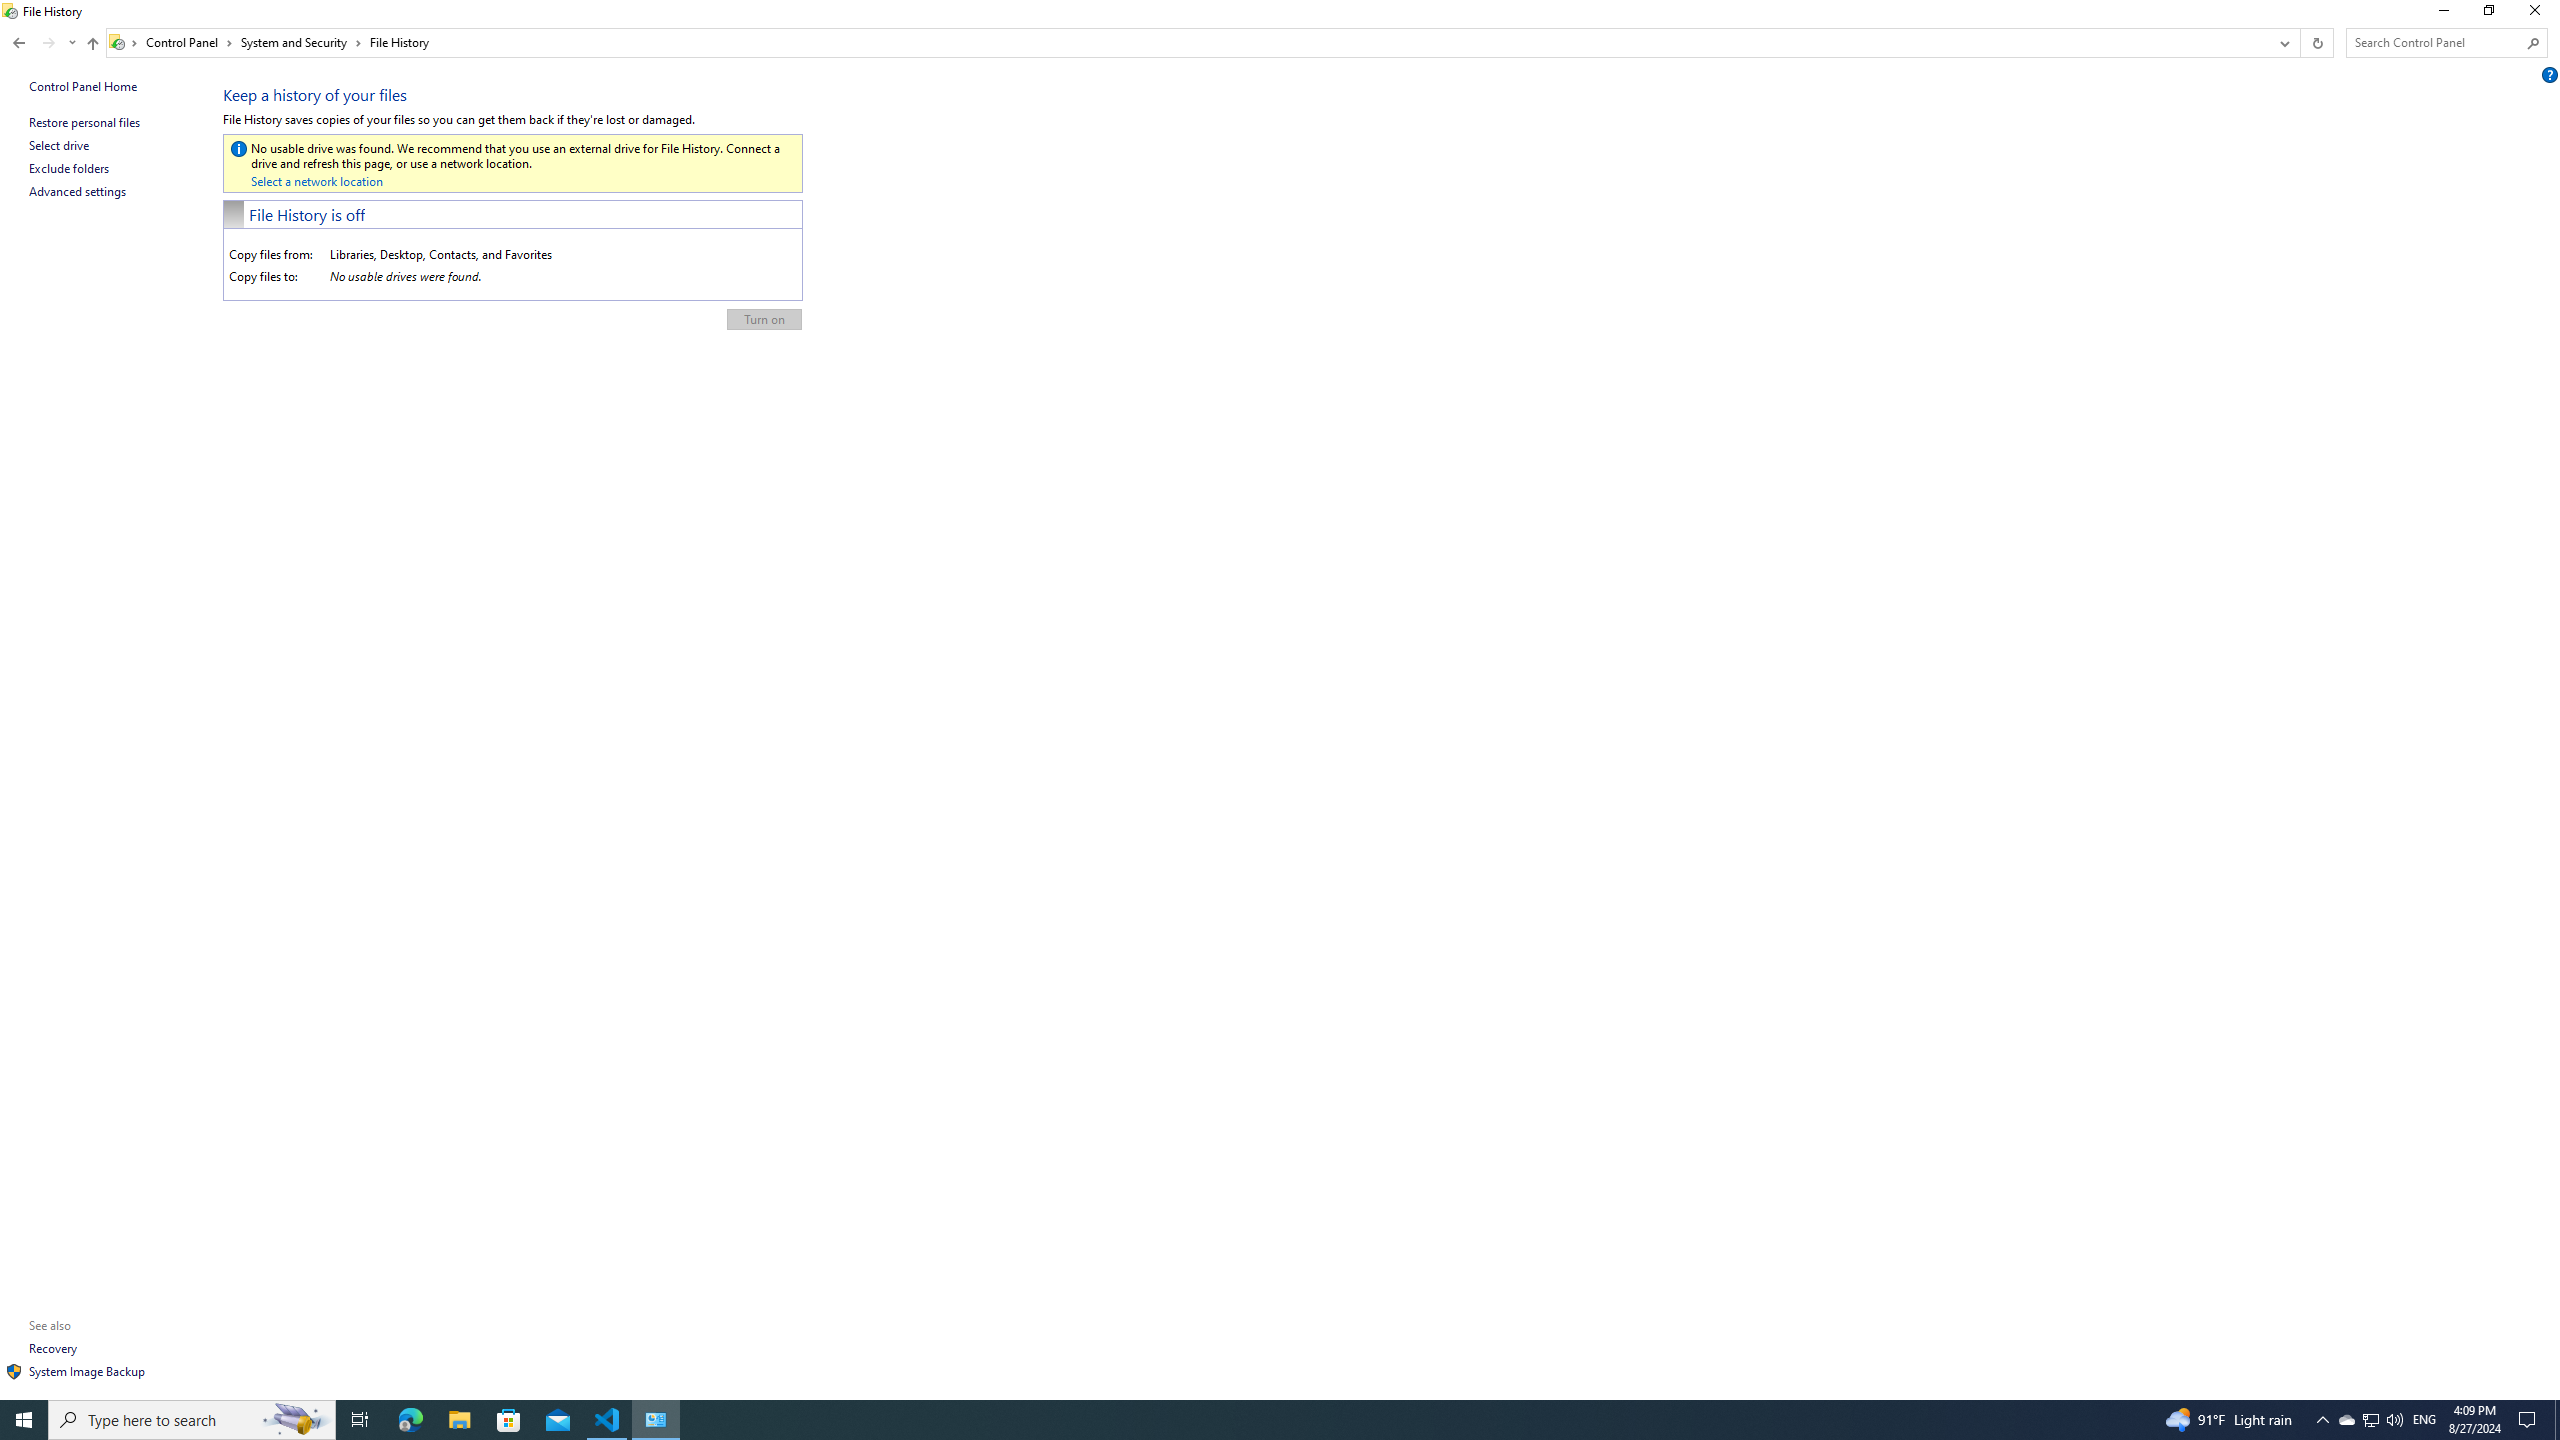 The width and height of the screenshot is (2560, 1440). I want to click on 'Up band toolbar', so click(93, 45).